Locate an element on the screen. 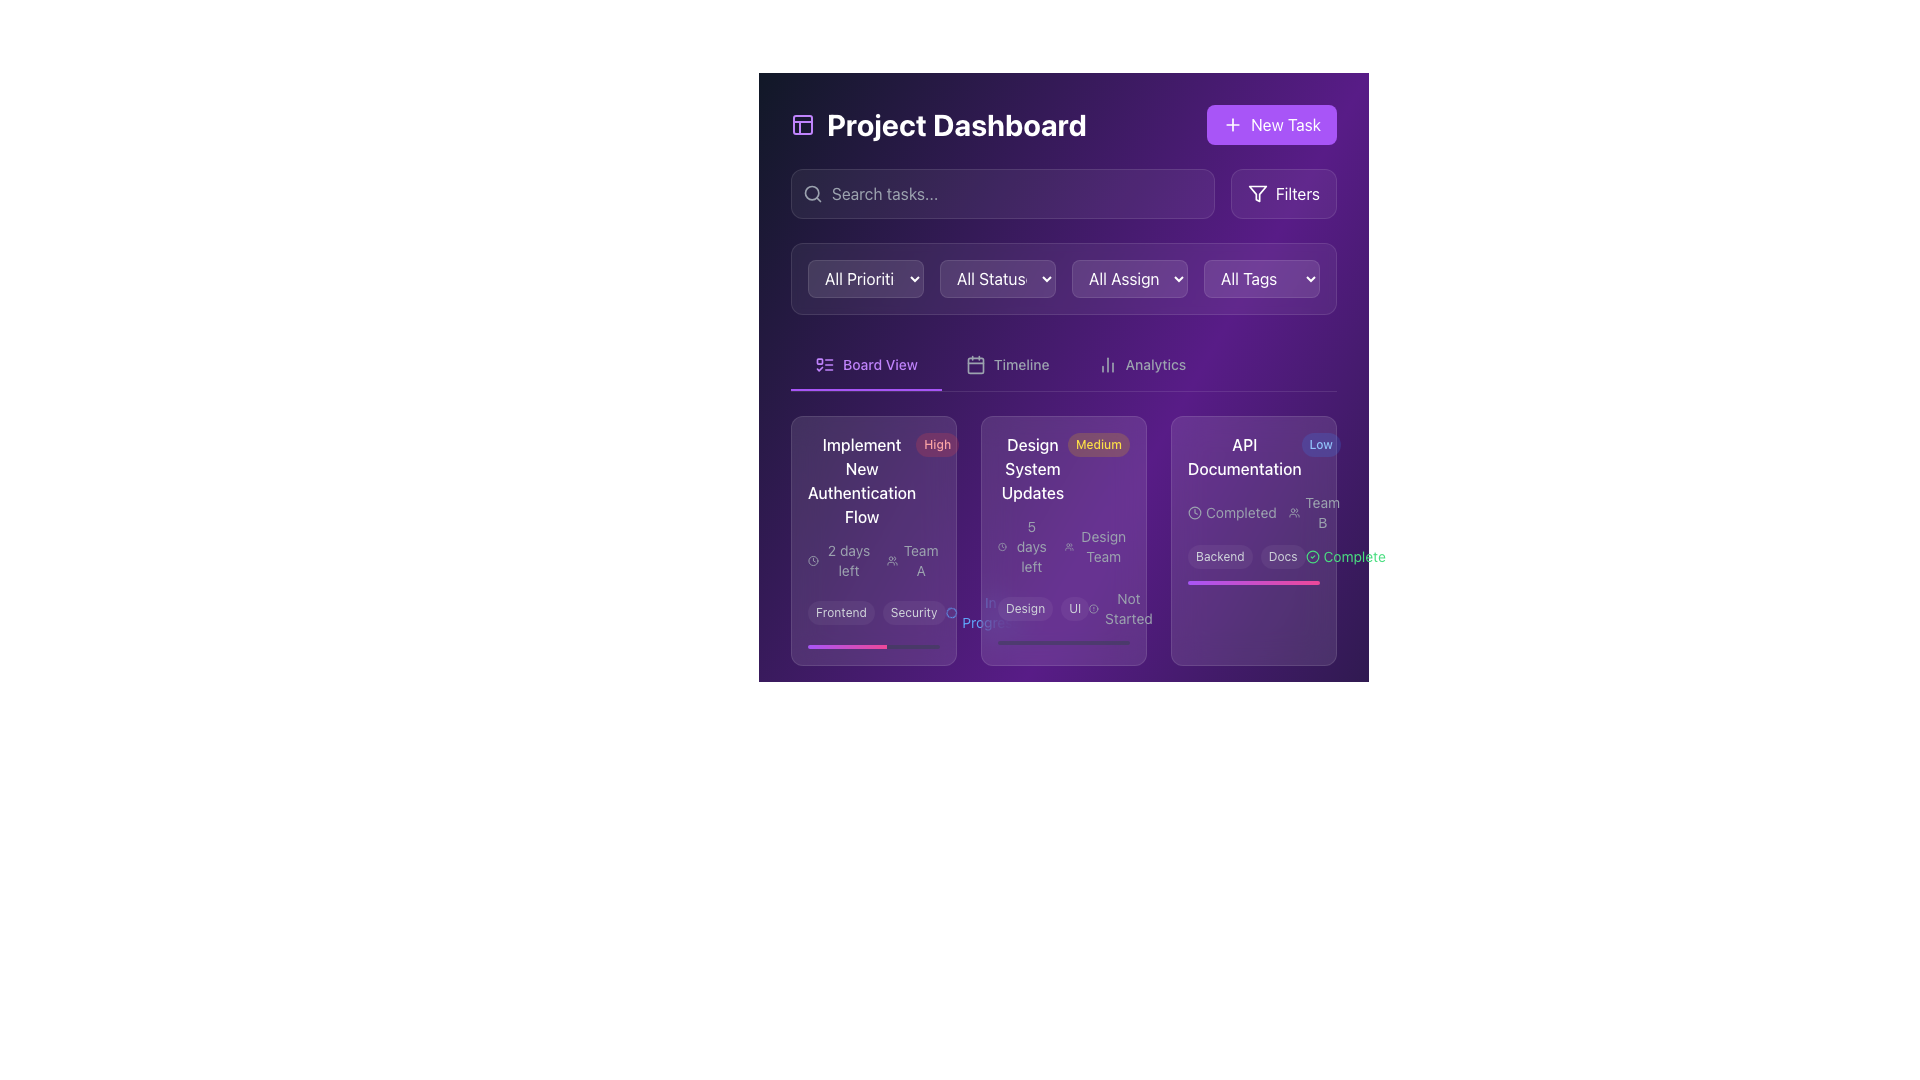  the Tag group composed of the labels 'Backend' and 'DevOps' within the card section labeled 'API Documentation' is located at coordinates (1253, 858).